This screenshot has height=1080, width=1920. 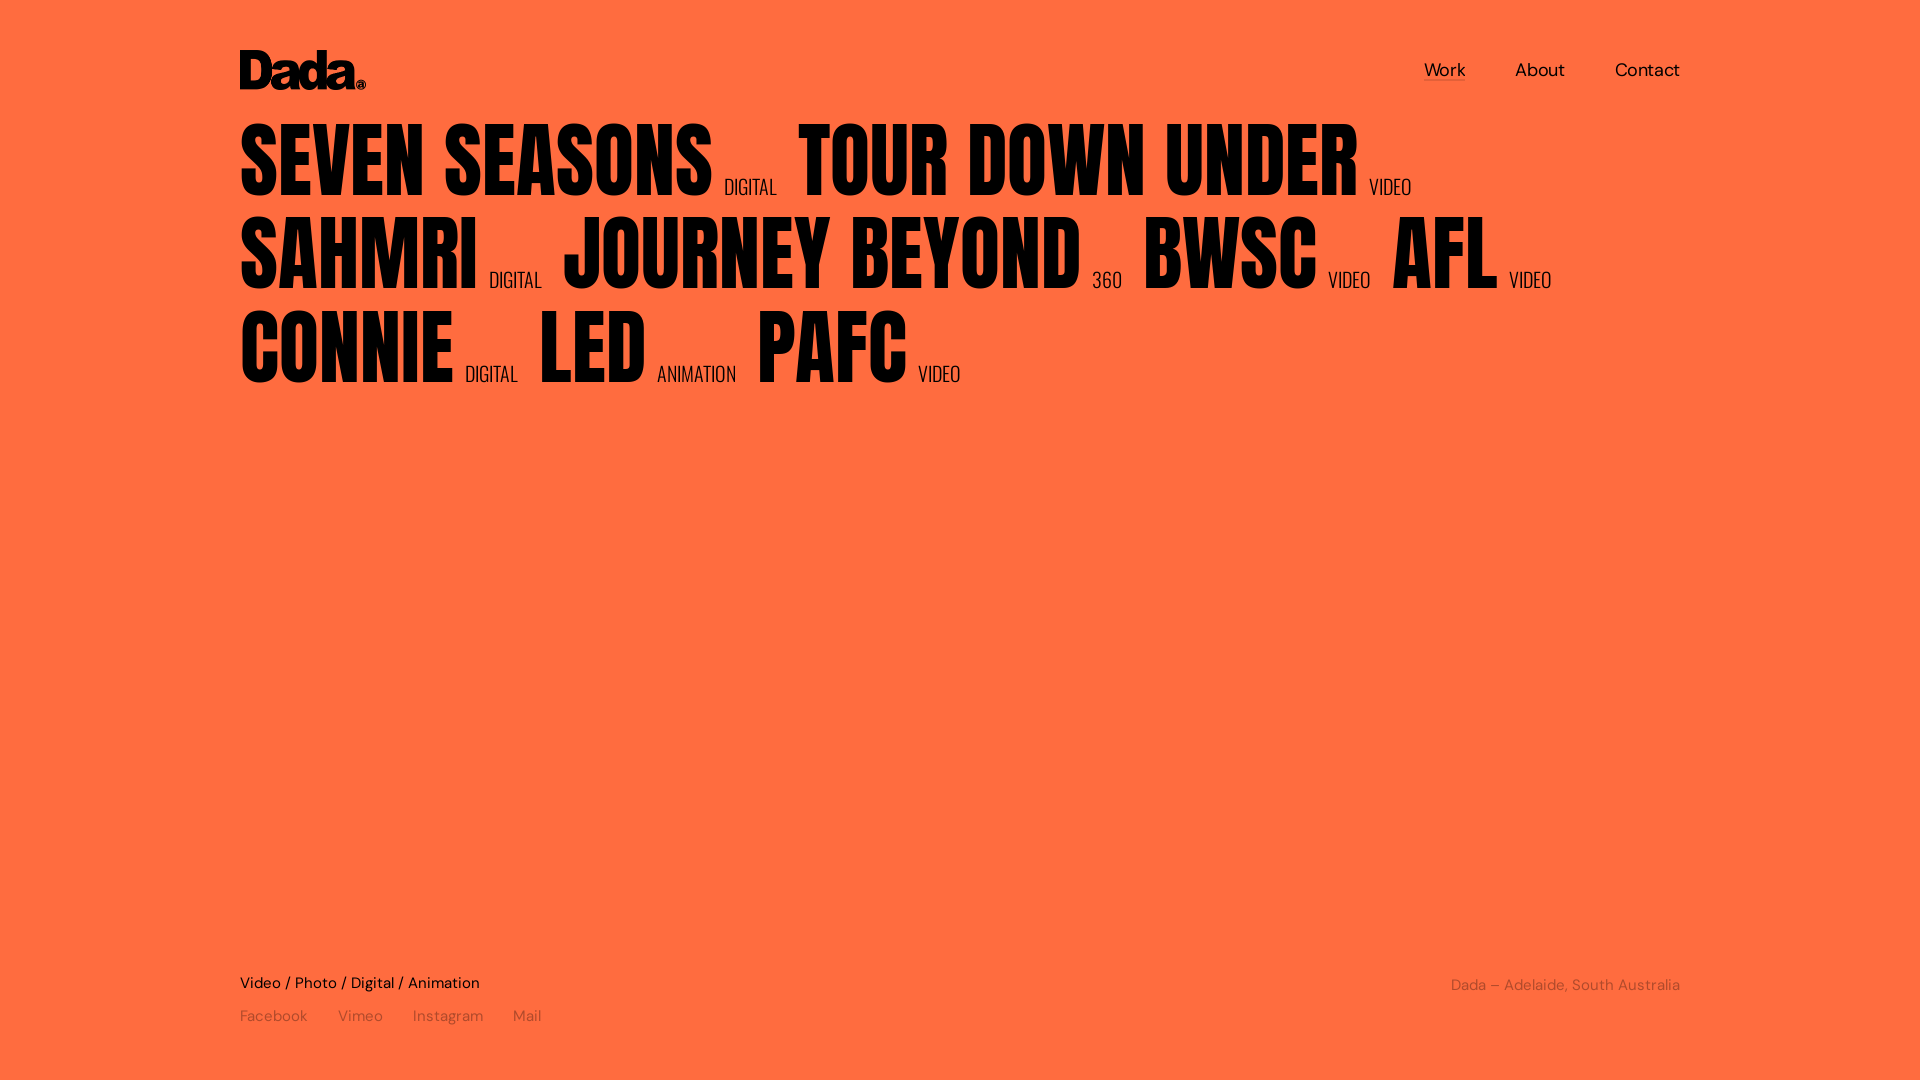 I want to click on 'SAHMRI DIGITAL', so click(x=400, y=260).